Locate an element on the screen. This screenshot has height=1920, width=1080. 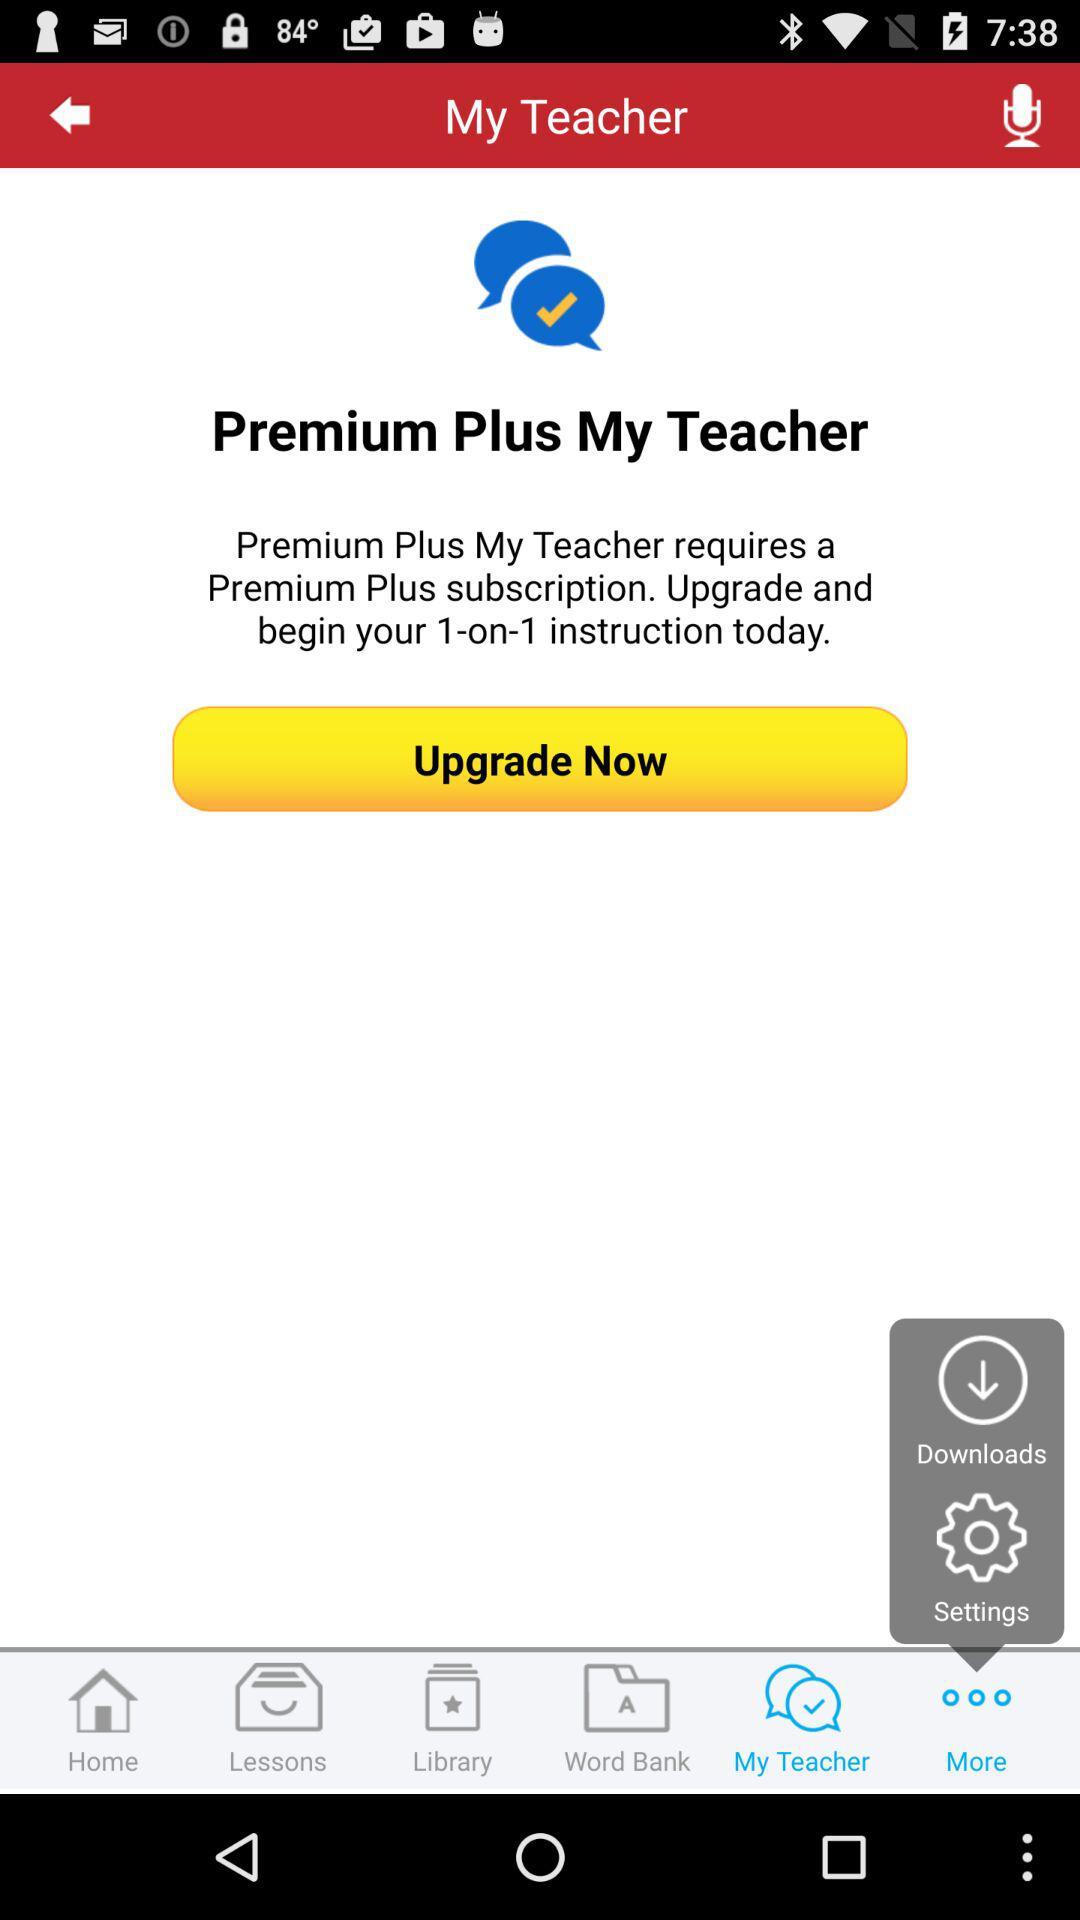
the app below premium plus my is located at coordinates (540, 757).